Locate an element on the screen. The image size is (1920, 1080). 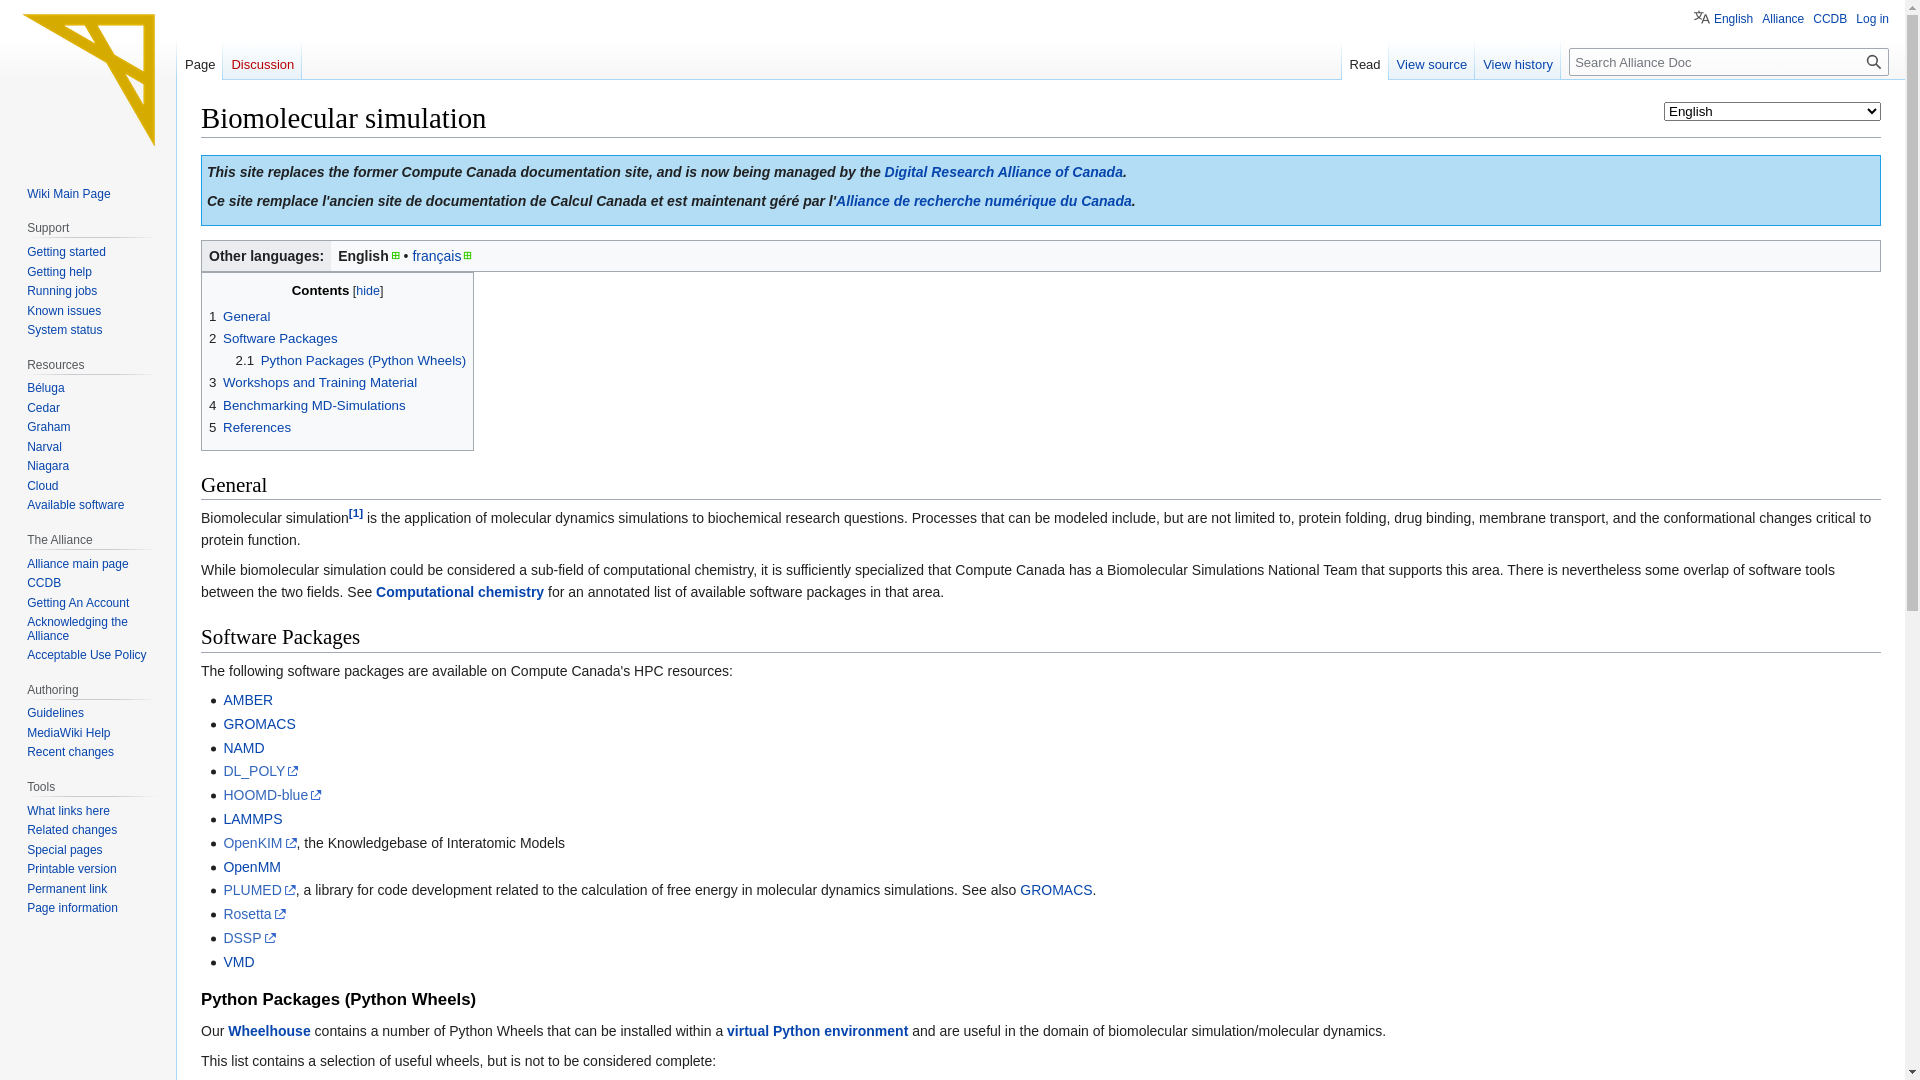
'Log in' is located at coordinates (1871, 19).